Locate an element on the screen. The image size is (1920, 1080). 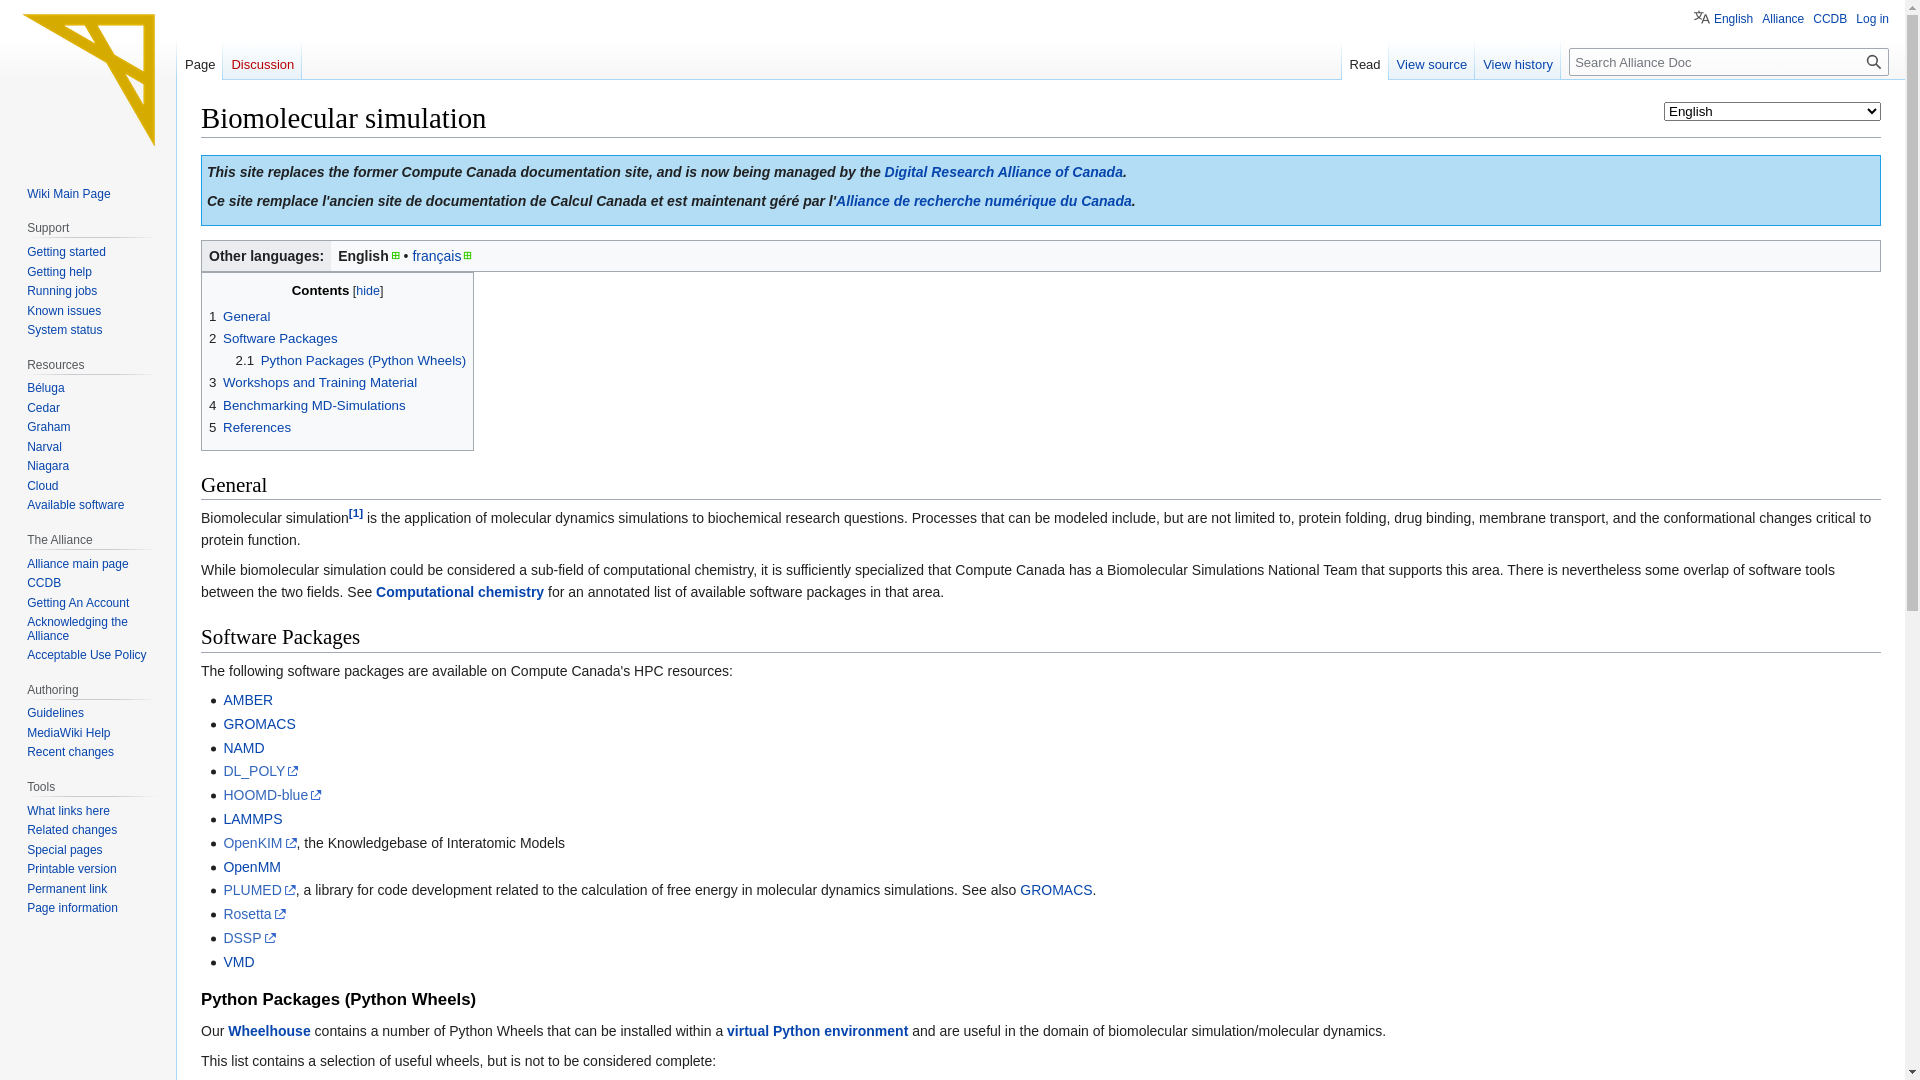
'Log in' is located at coordinates (1871, 19).